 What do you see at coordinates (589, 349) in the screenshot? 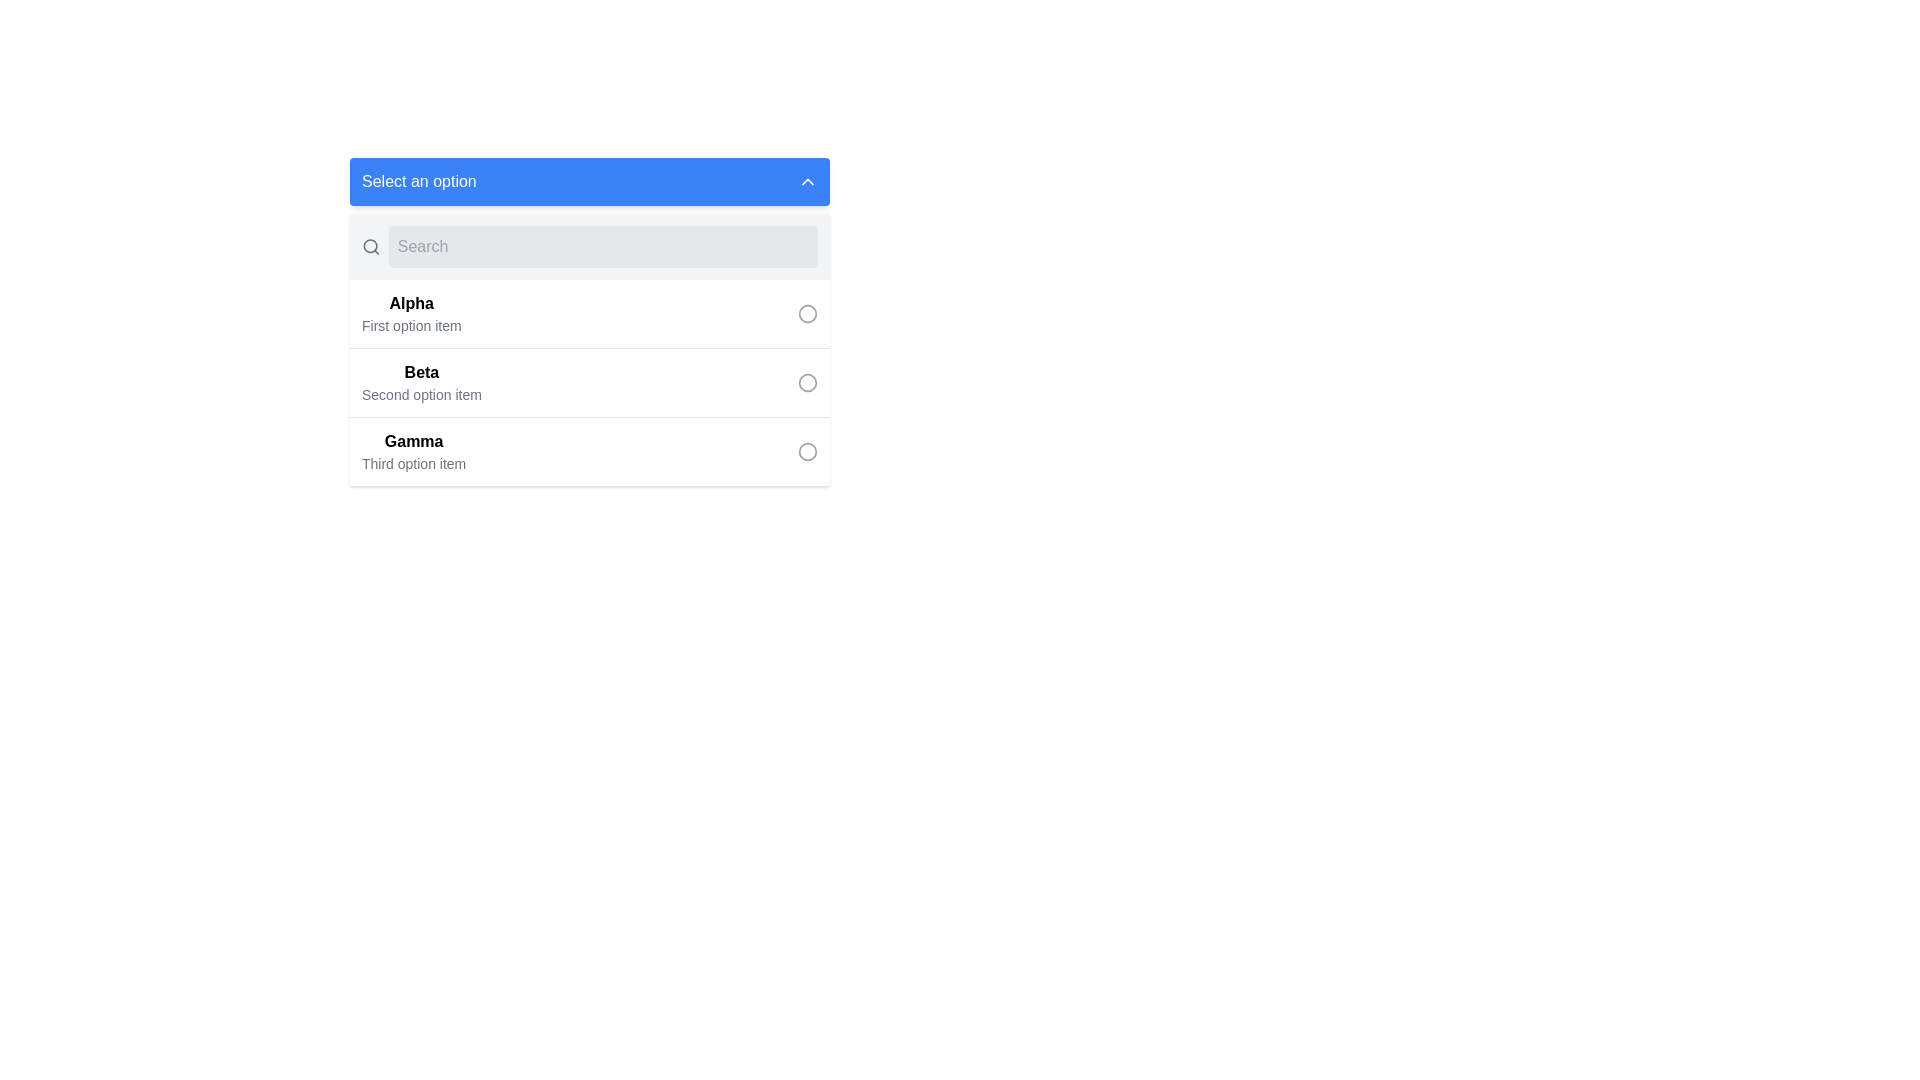
I see `the second option in the dropdown list titled 'Beta', which is positioned below 'Alpha' and above 'Gamma'` at bounding box center [589, 349].